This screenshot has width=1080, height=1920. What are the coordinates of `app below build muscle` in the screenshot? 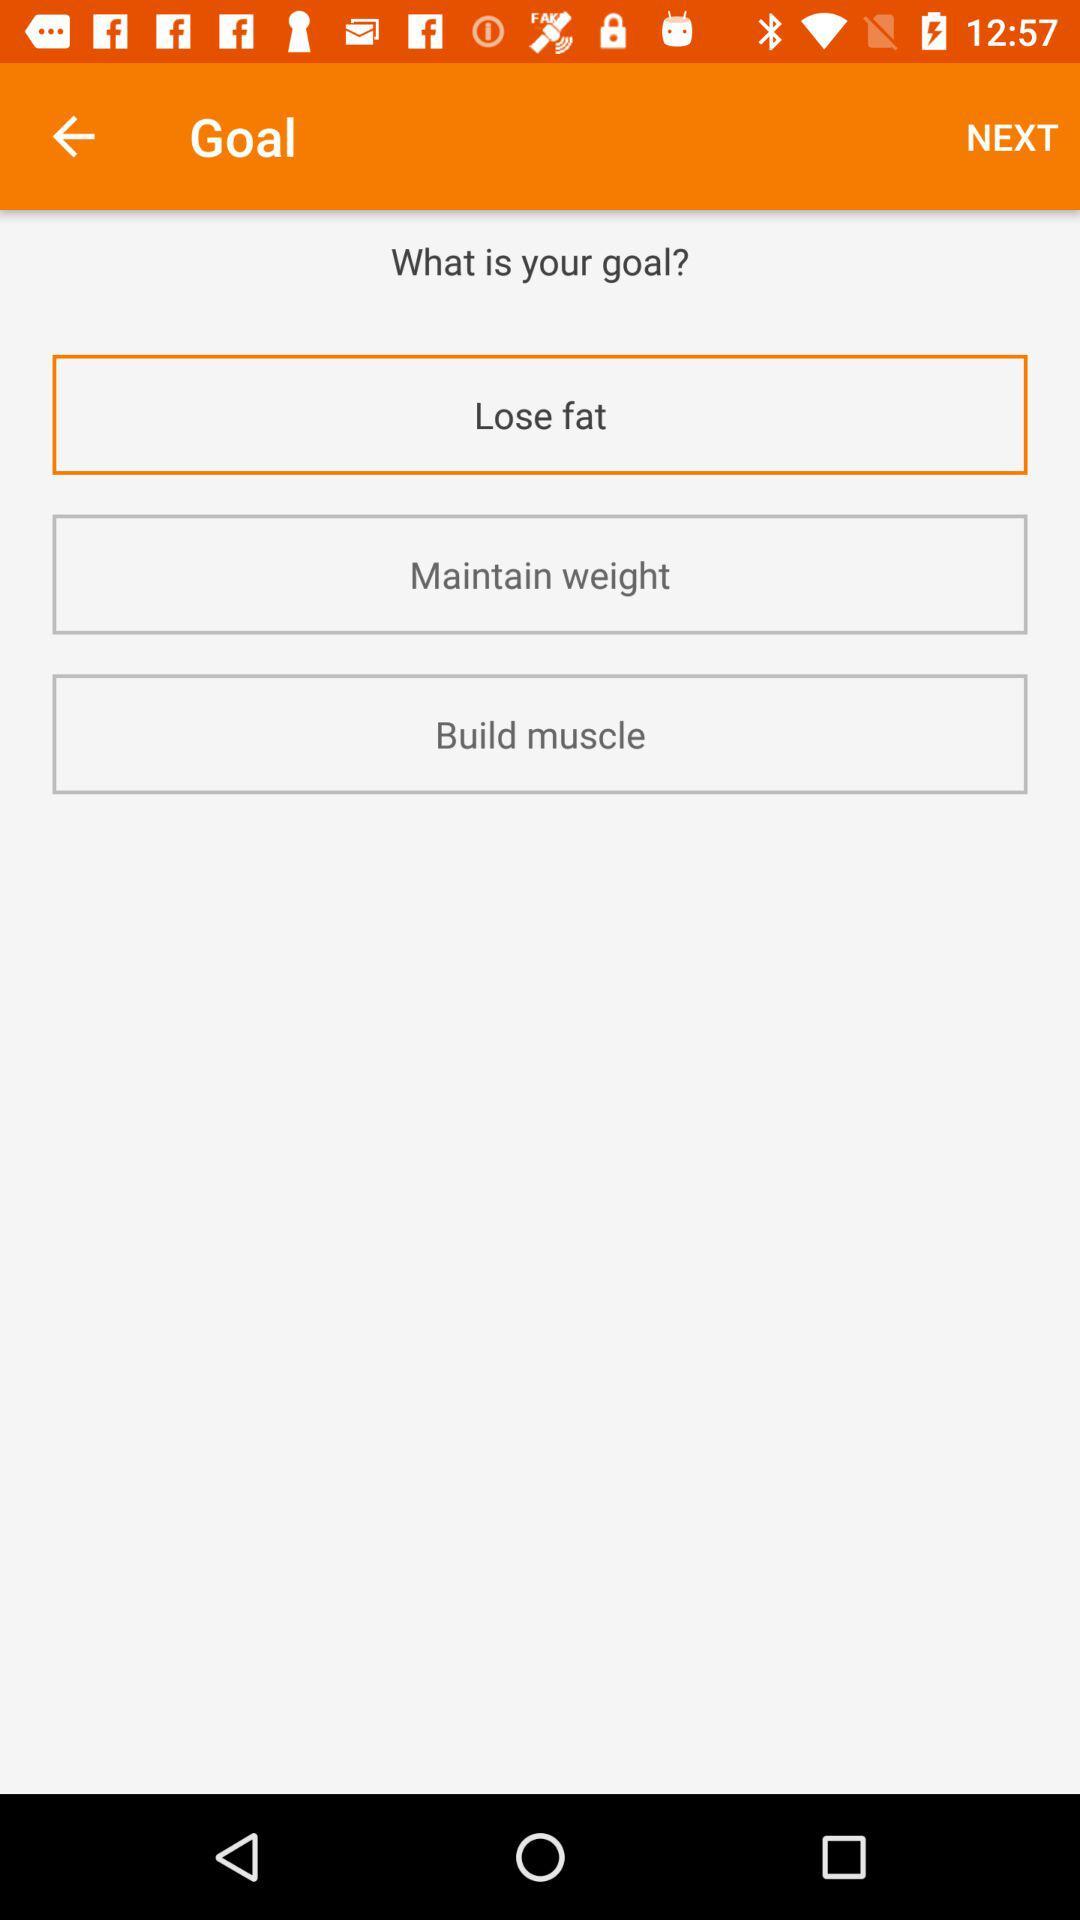 It's located at (540, 848).